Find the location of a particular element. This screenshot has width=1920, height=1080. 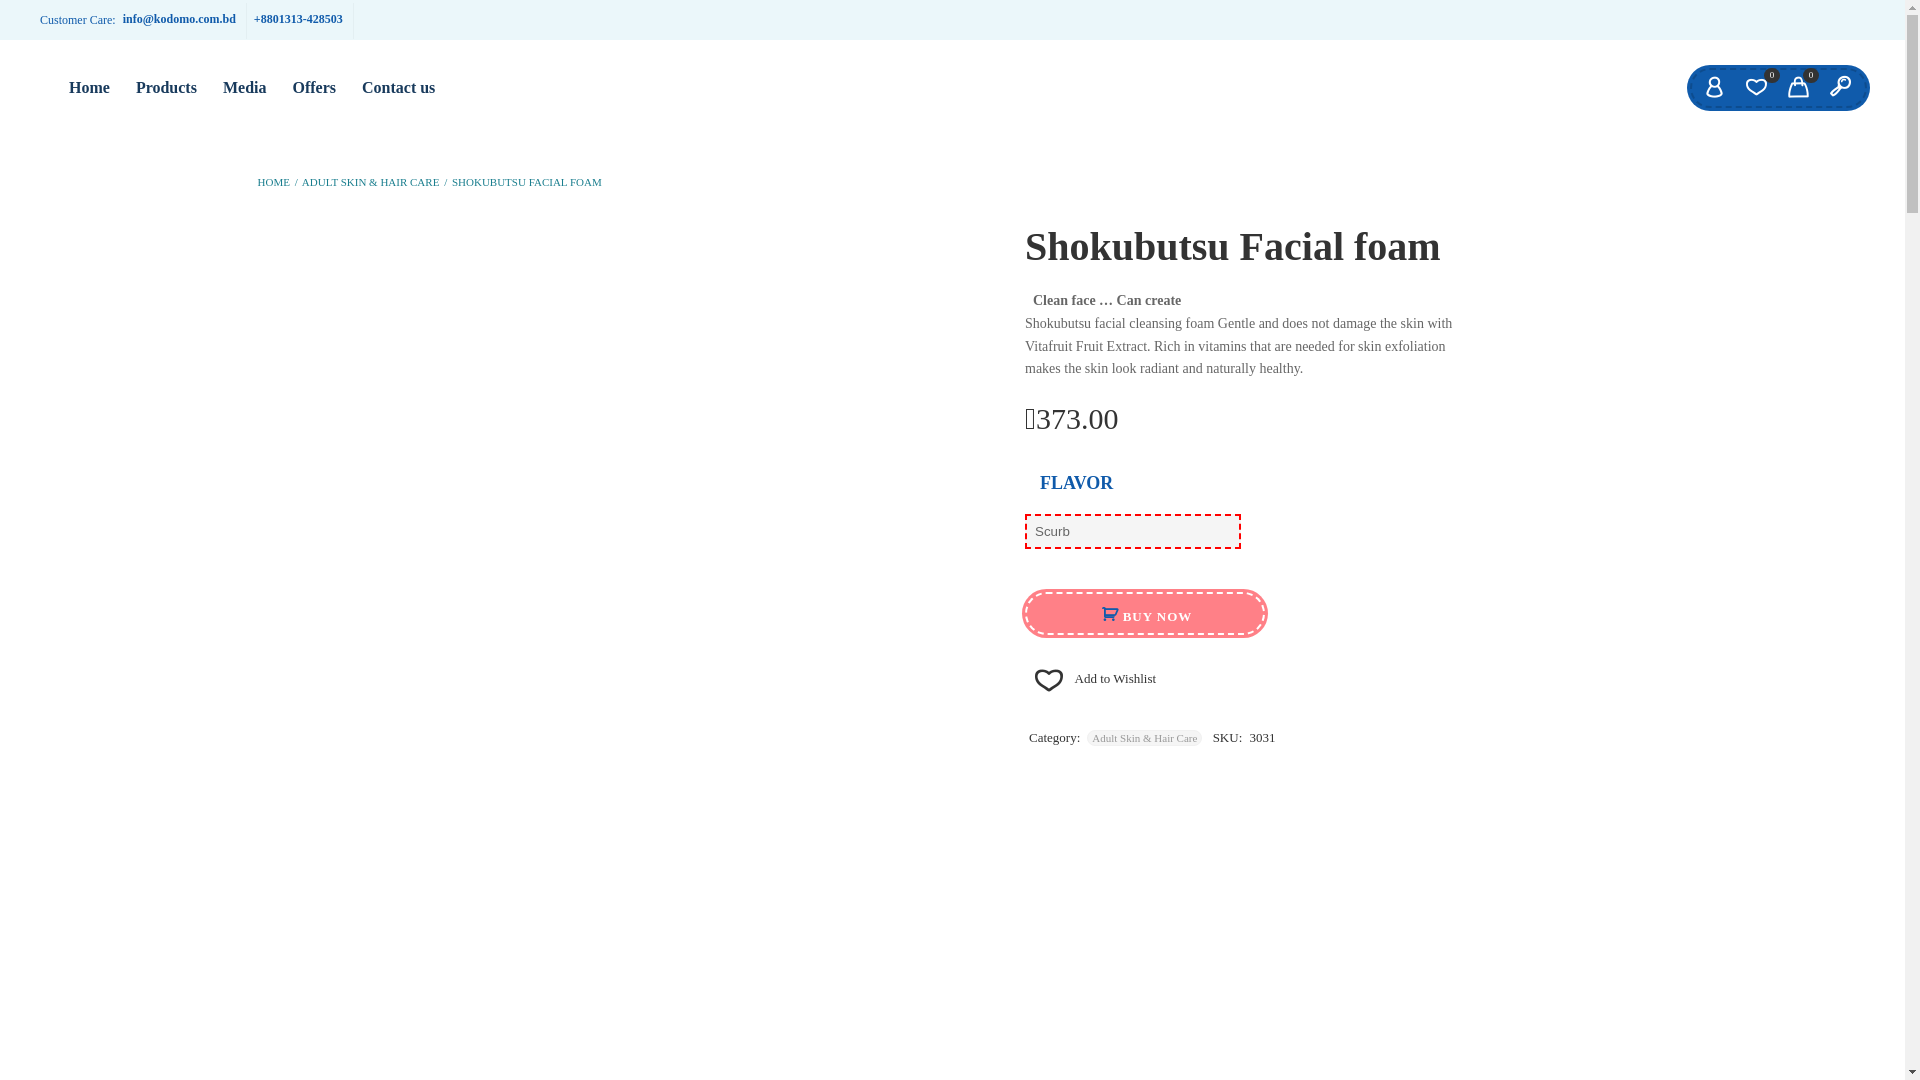

'My Account' is located at coordinates (1712, 87).